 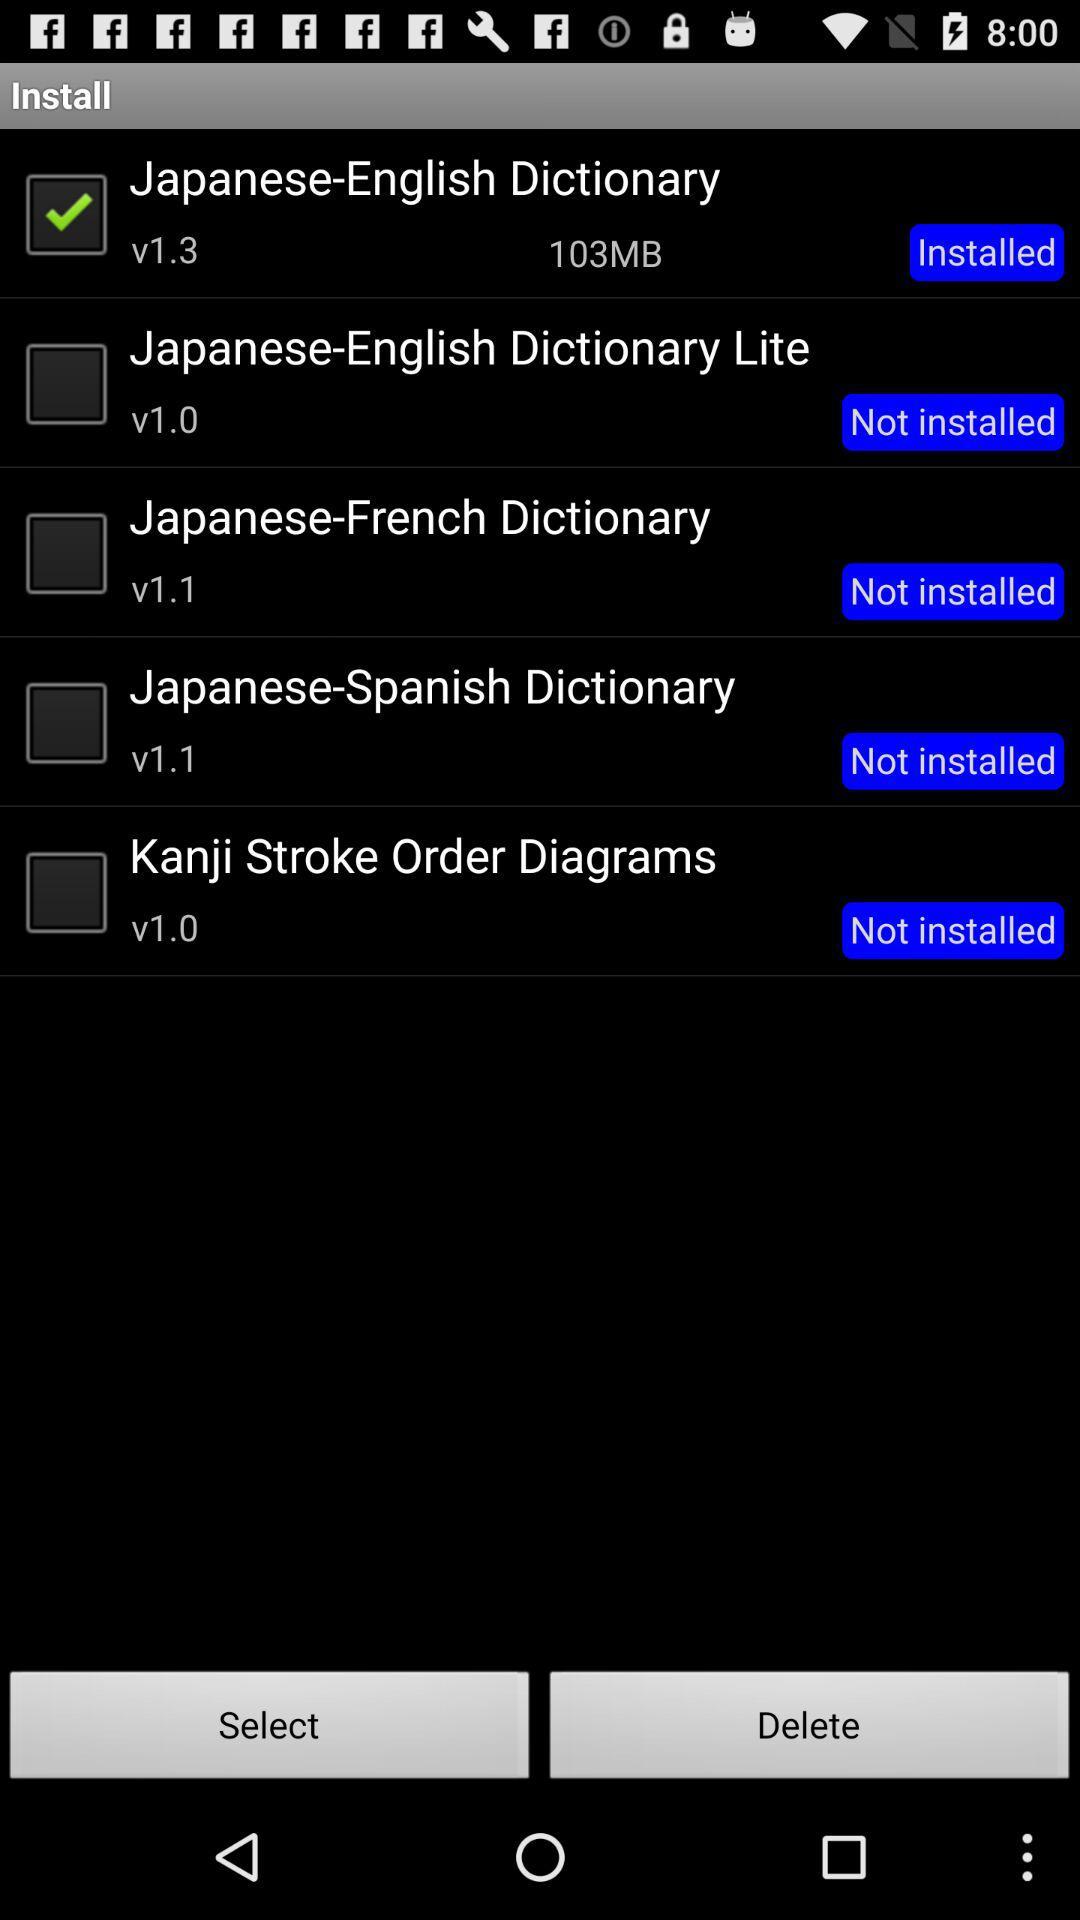 What do you see at coordinates (604, 251) in the screenshot?
I see `the app to the right of v1.3 app` at bounding box center [604, 251].